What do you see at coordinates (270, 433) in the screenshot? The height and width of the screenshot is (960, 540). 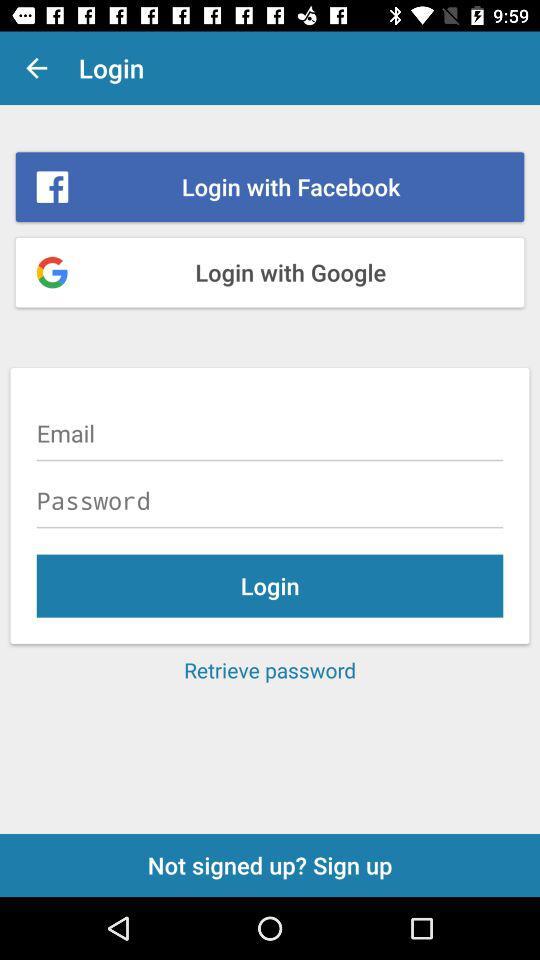 I see `username` at bounding box center [270, 433].